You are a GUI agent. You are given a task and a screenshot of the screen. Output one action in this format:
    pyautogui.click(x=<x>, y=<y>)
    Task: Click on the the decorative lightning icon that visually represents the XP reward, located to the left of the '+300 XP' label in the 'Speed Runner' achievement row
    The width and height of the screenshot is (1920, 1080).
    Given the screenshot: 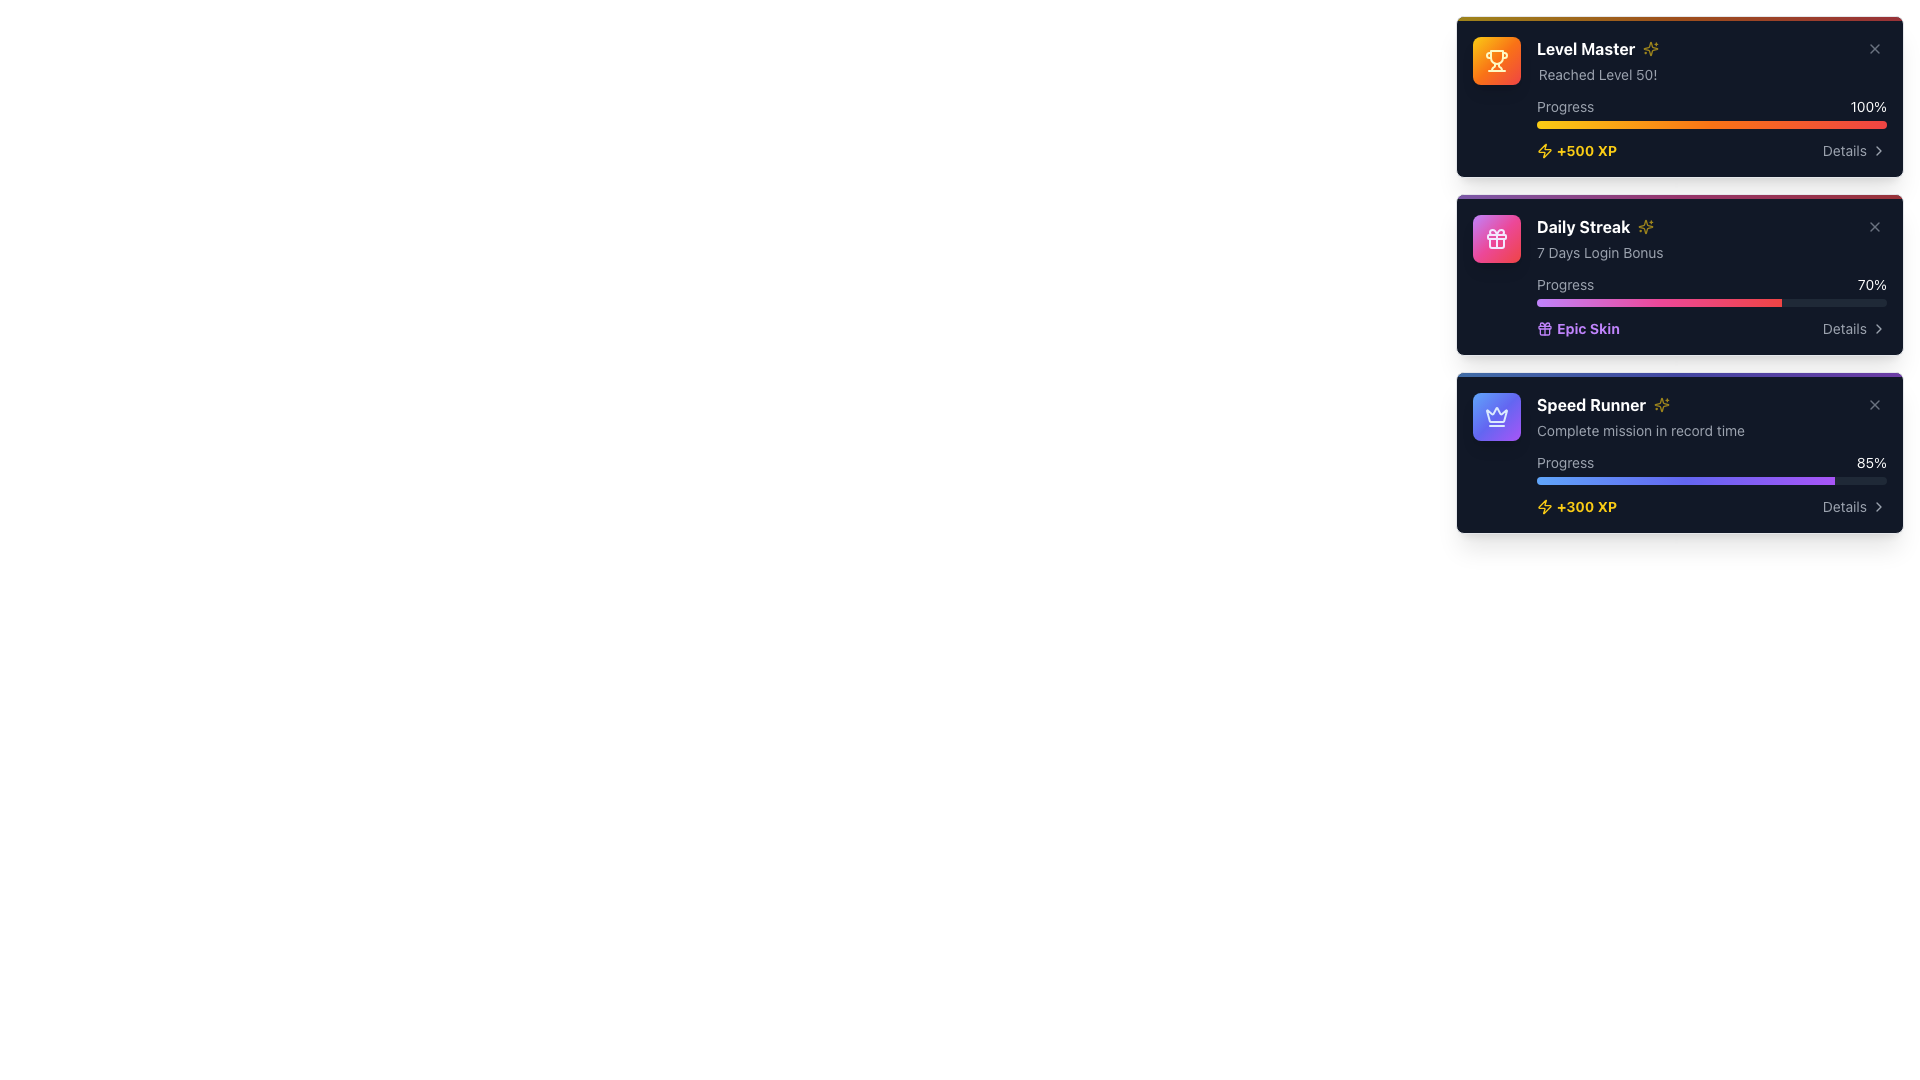 What is the action you would take?
    pyautogui.click(x=1544, y=505)
    